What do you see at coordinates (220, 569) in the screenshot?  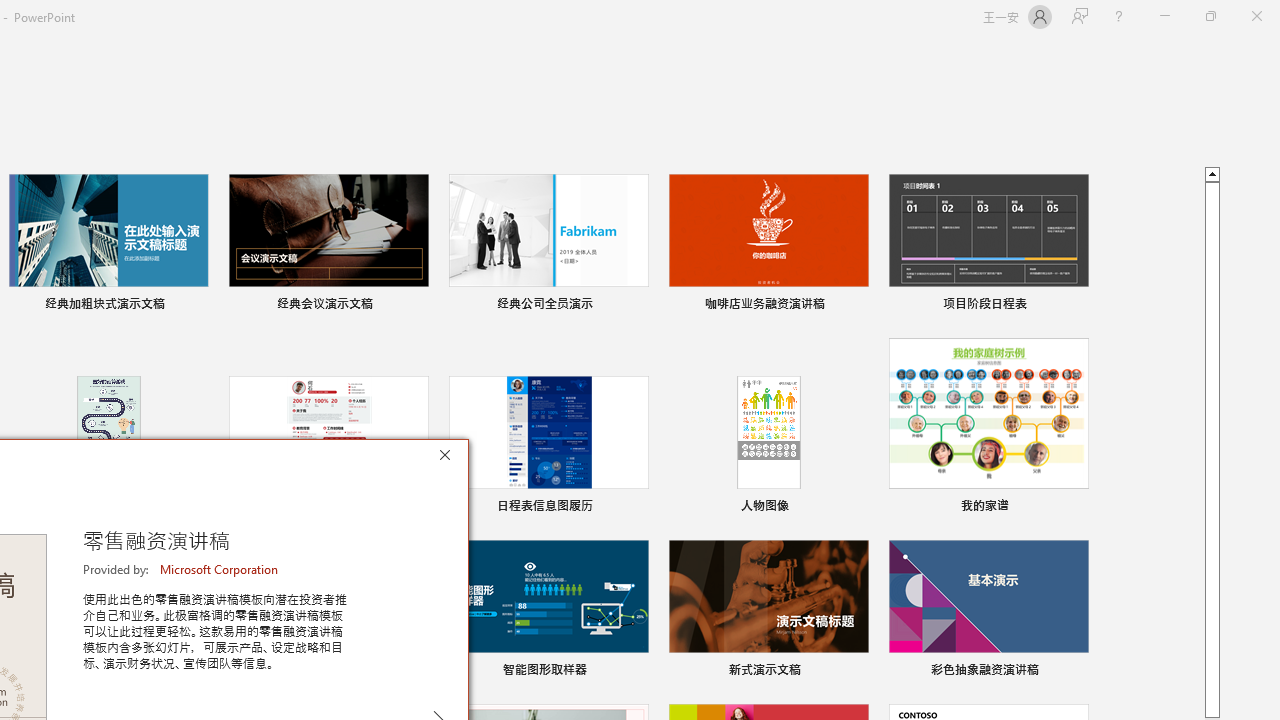 I see `'Microsoft Corporation'` at bounding box center [220, 569].